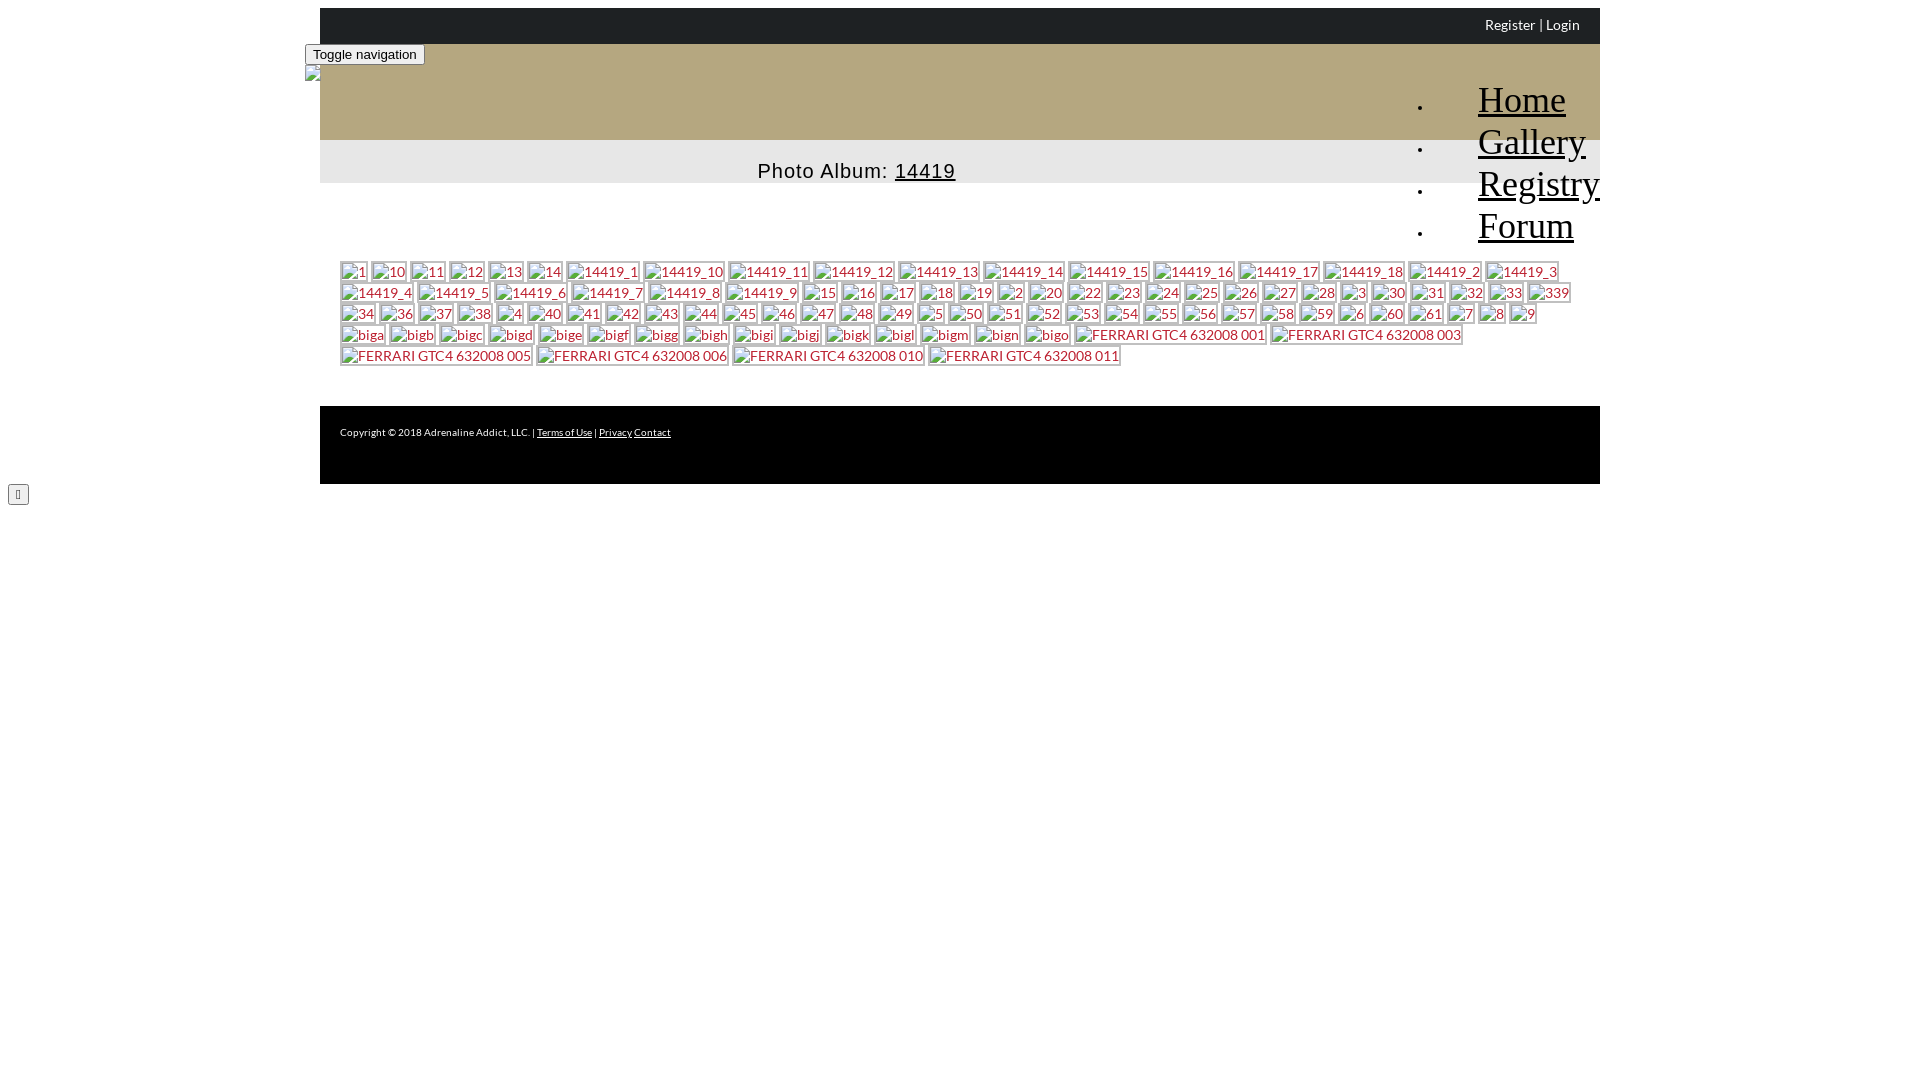 The height and width of the screenshot is (1080, 1920). Describe the element at coordinates (975, 292) in the screenshot. I see `'19 (click to enlarge)'` at that location.